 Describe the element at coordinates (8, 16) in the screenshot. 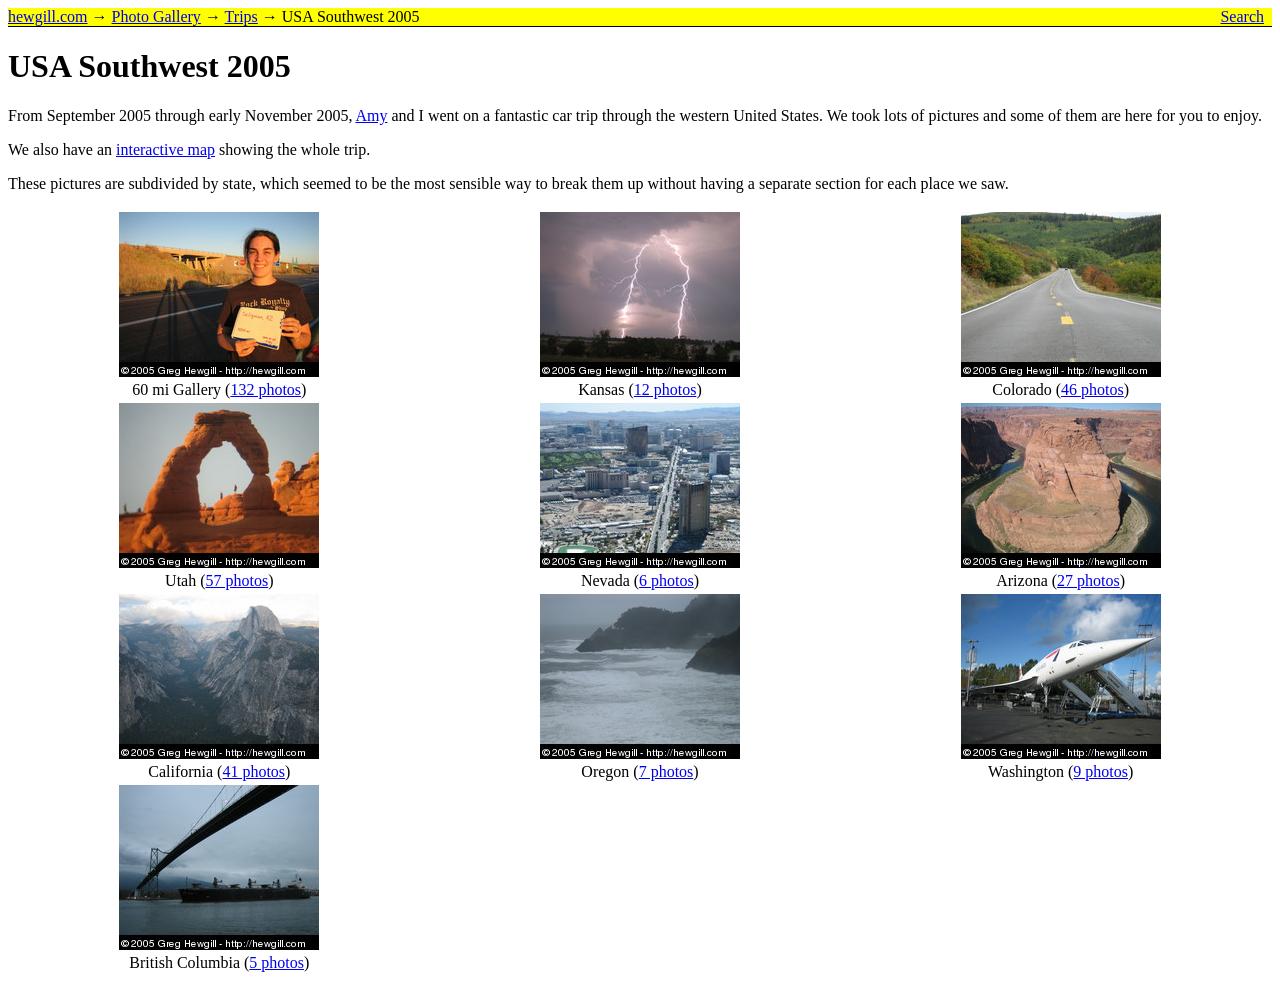

I see `'hewgill.com'` at that location.